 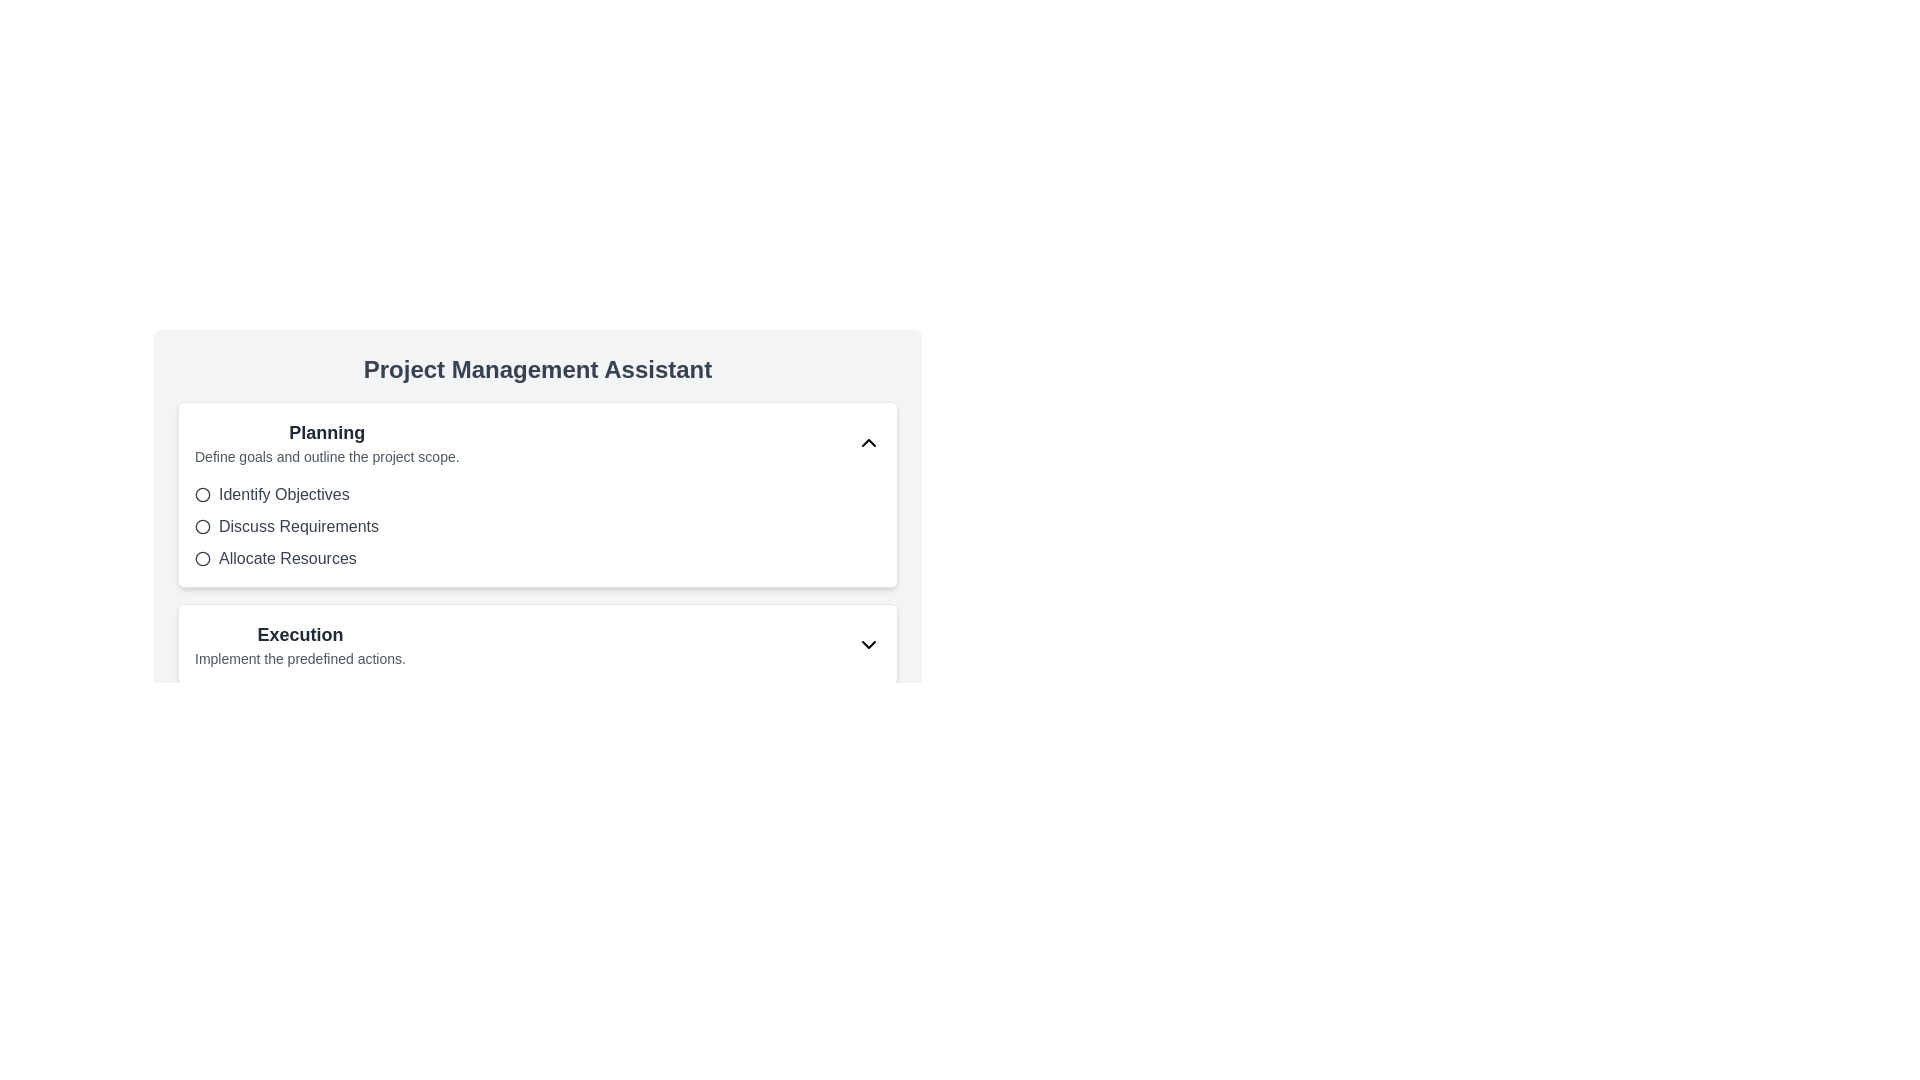 I want to click on the upward-facing chevron icon, which is styled with a simple outlined design in black, located to the right of the bold 'Planning' text, so click(x=868, y=442).